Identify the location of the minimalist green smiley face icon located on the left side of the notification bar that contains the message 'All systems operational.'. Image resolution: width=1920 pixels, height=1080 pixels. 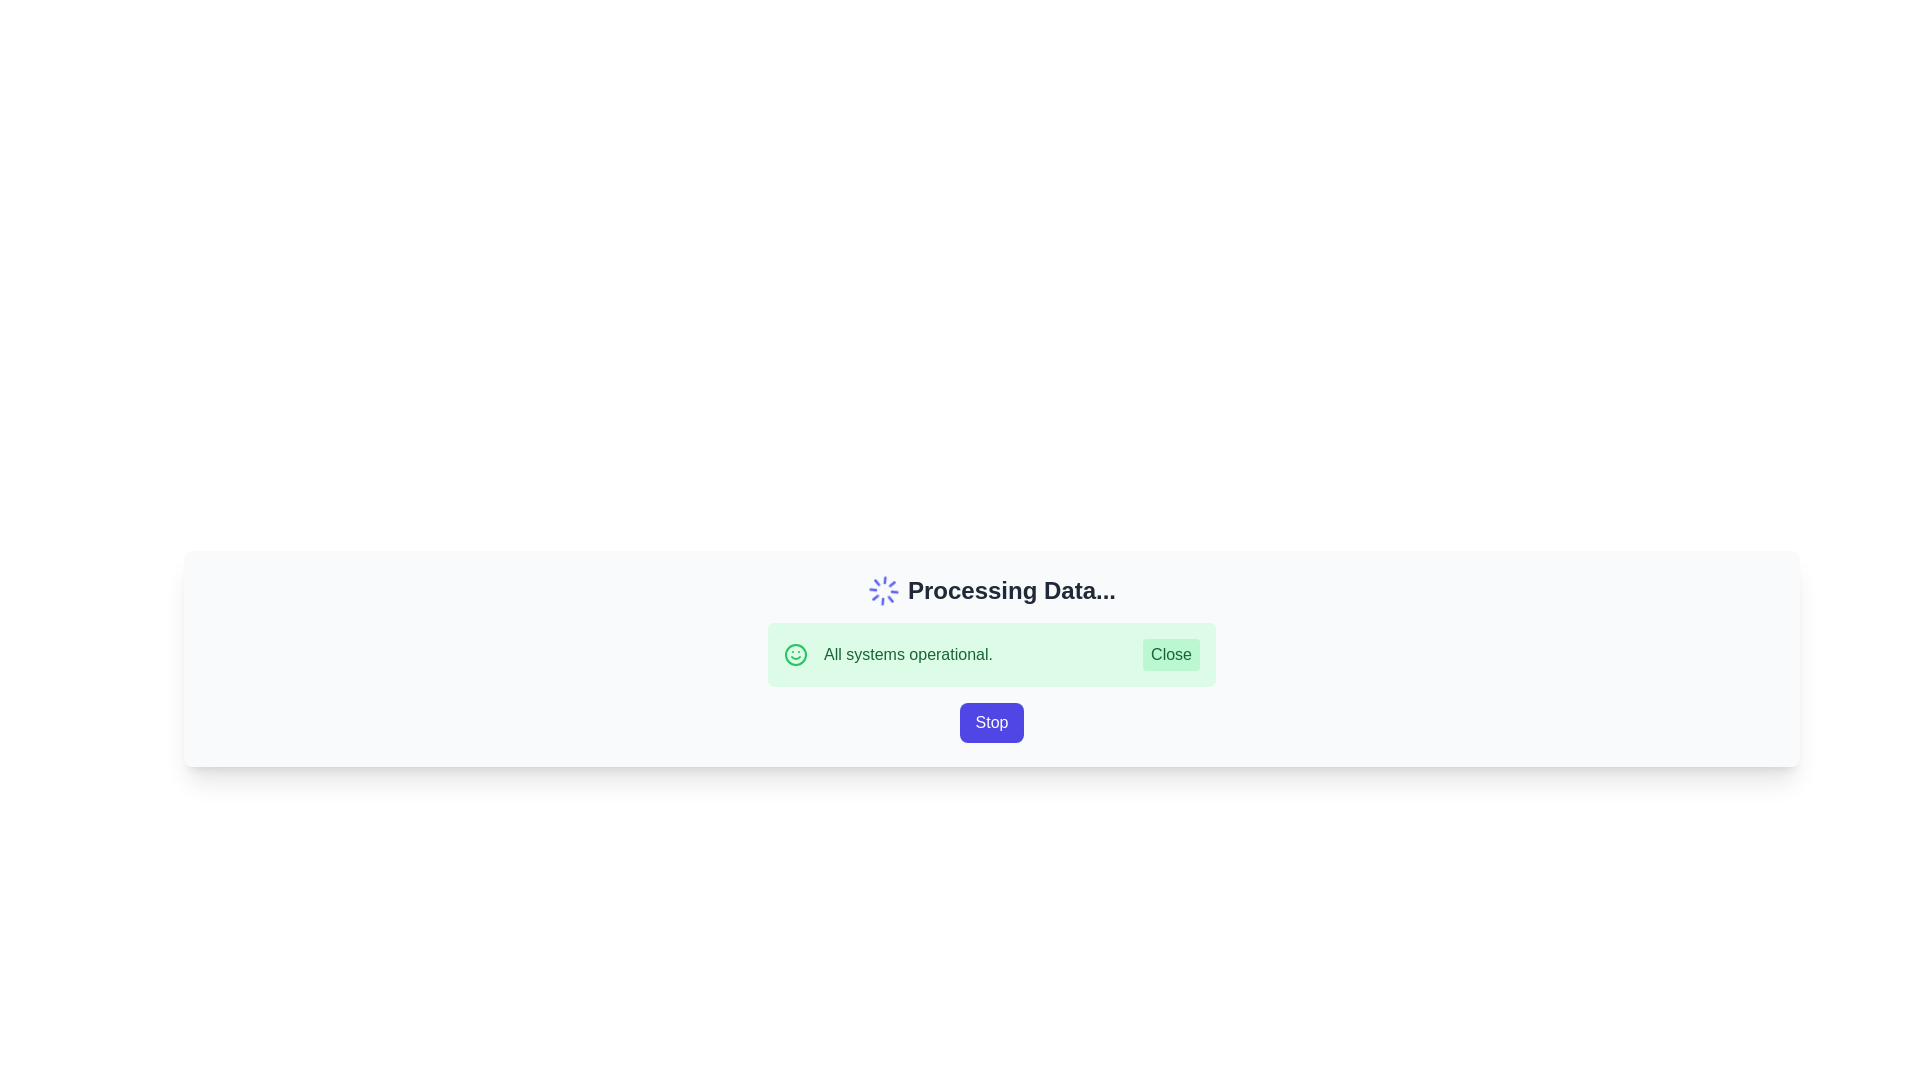
(795, 655).